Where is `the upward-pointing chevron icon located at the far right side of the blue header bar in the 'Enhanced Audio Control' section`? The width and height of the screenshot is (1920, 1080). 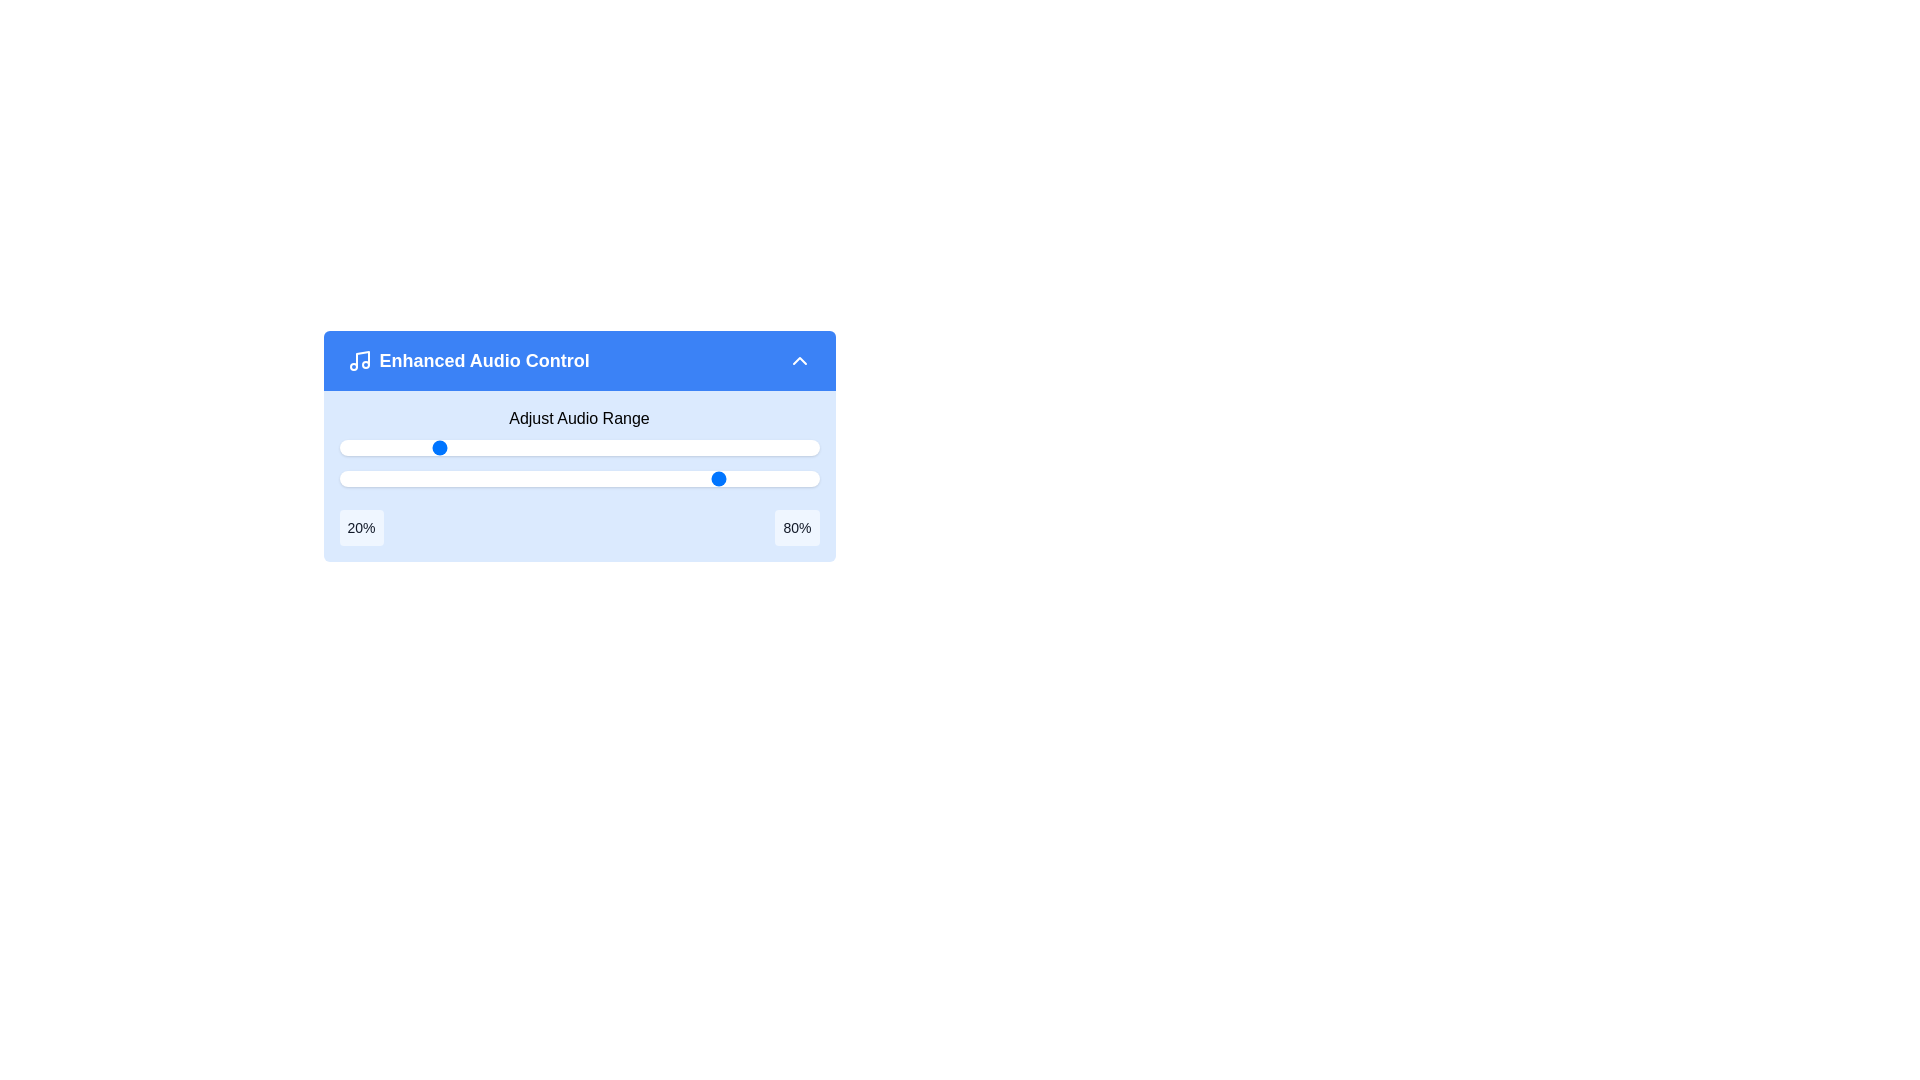
the upward-pointing chevron icon located at the far right side of the blue header bar in the 'Enhanced Audio Control' section is located at coordinates (798, 361).